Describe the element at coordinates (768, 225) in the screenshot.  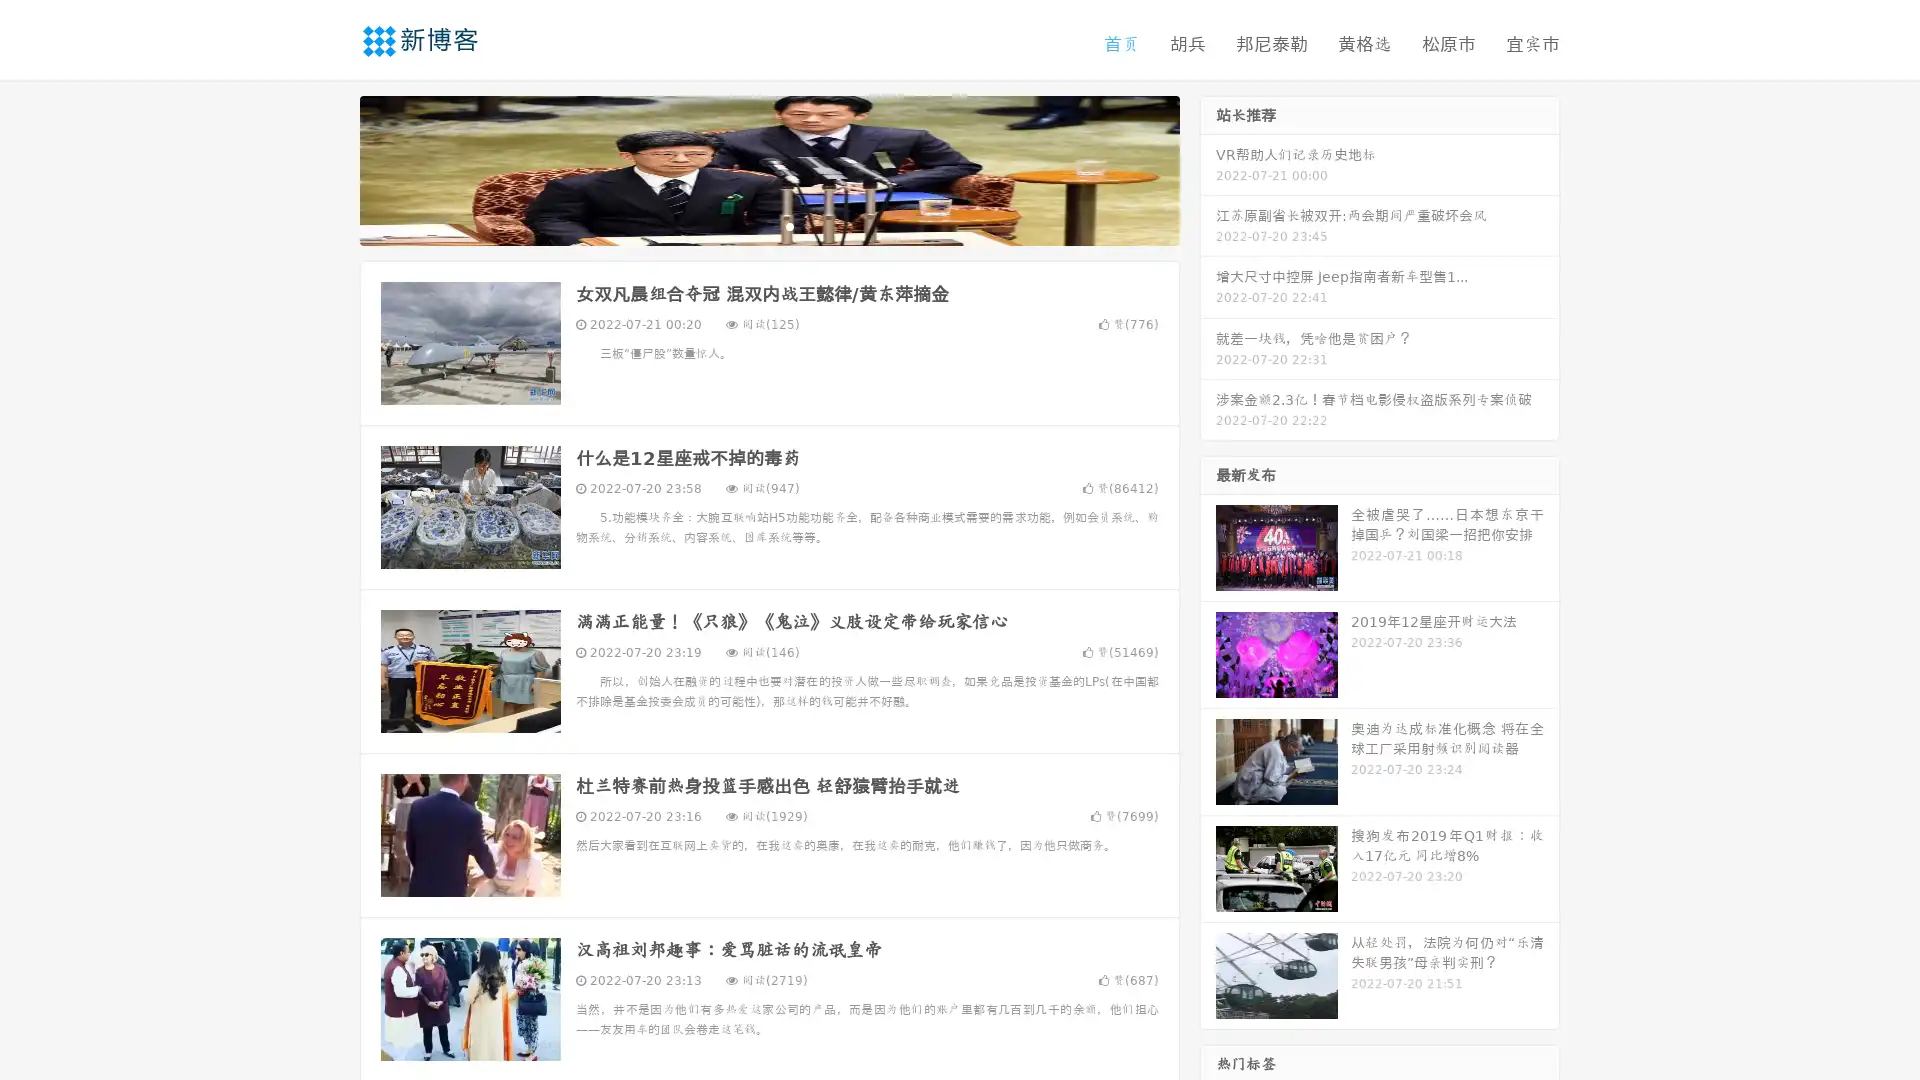
I see `Go to slide 2` at that location.